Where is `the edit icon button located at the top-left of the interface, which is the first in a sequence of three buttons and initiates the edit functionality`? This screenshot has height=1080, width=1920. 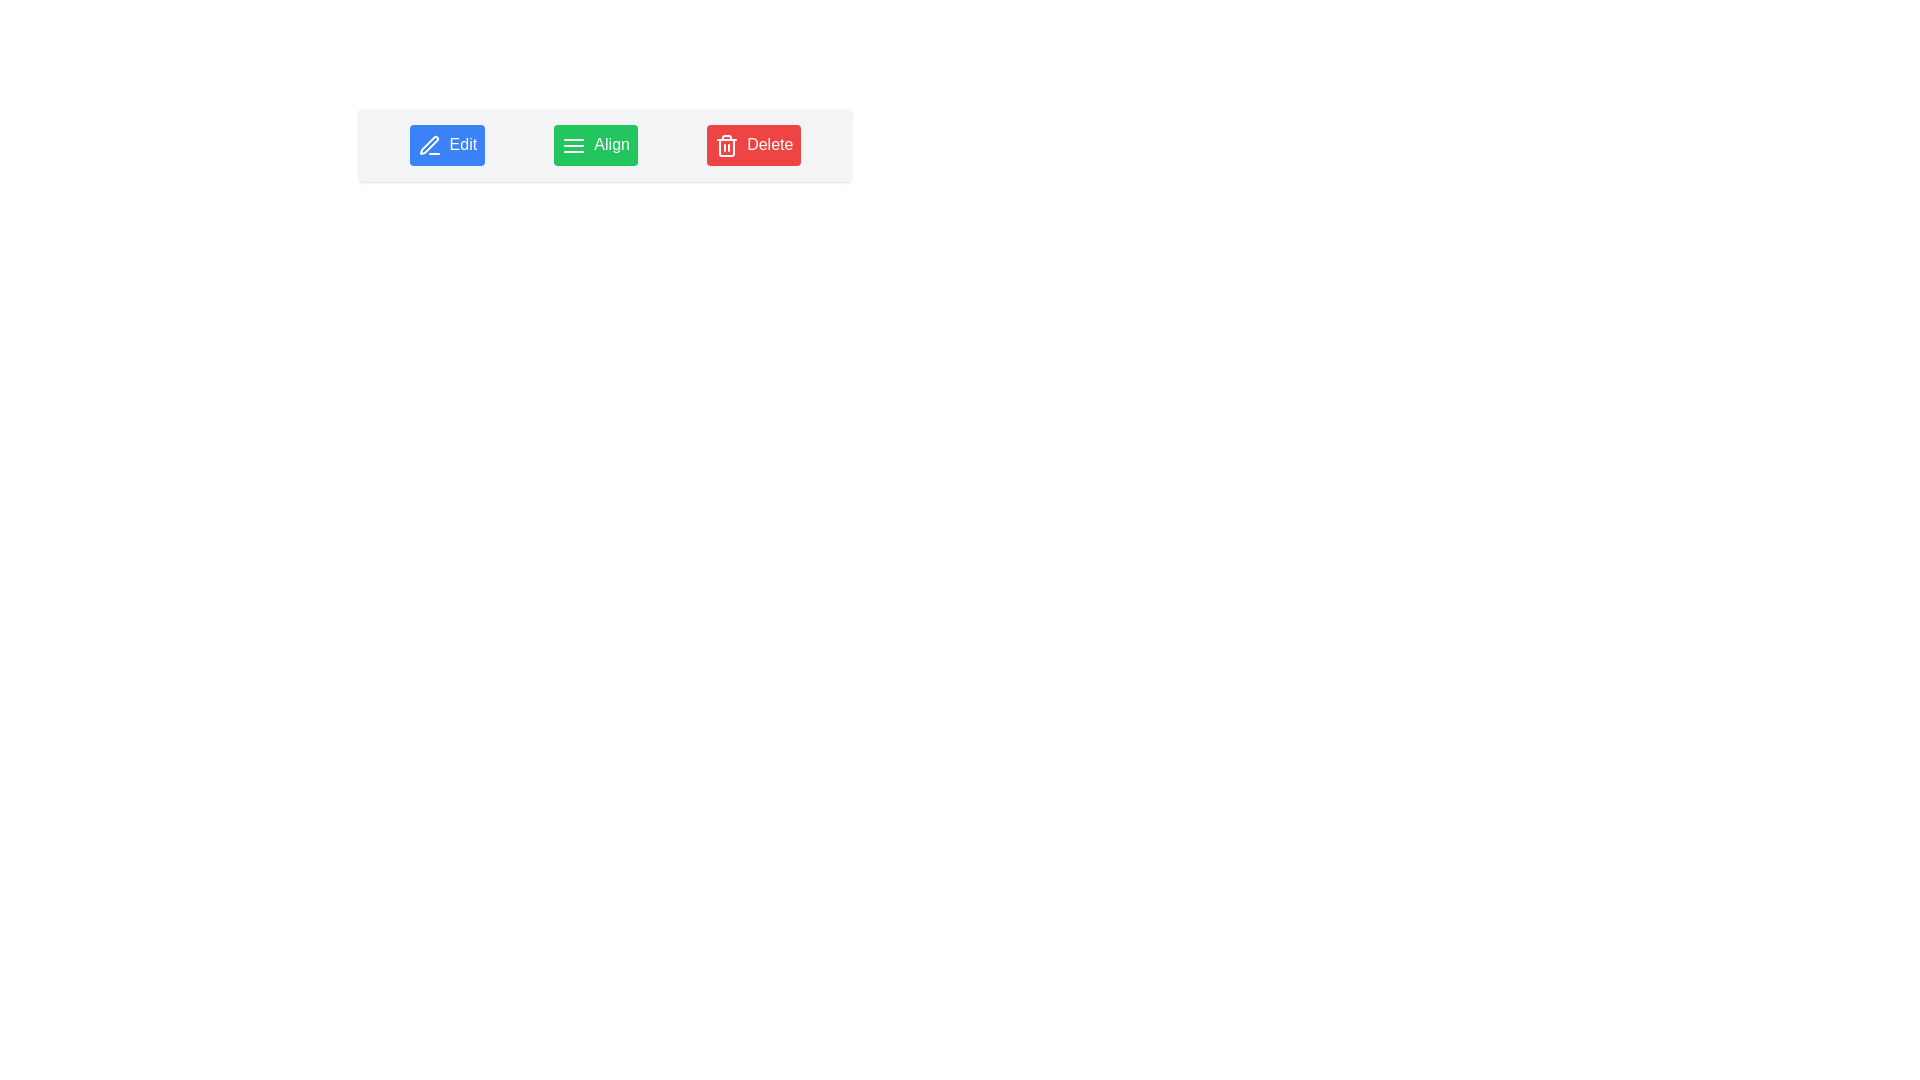 the edit icon button located at the top-left of the interface, which is the first in a sequence of three buttons and initiates the edit functionality is located at coordinates (428, 144).